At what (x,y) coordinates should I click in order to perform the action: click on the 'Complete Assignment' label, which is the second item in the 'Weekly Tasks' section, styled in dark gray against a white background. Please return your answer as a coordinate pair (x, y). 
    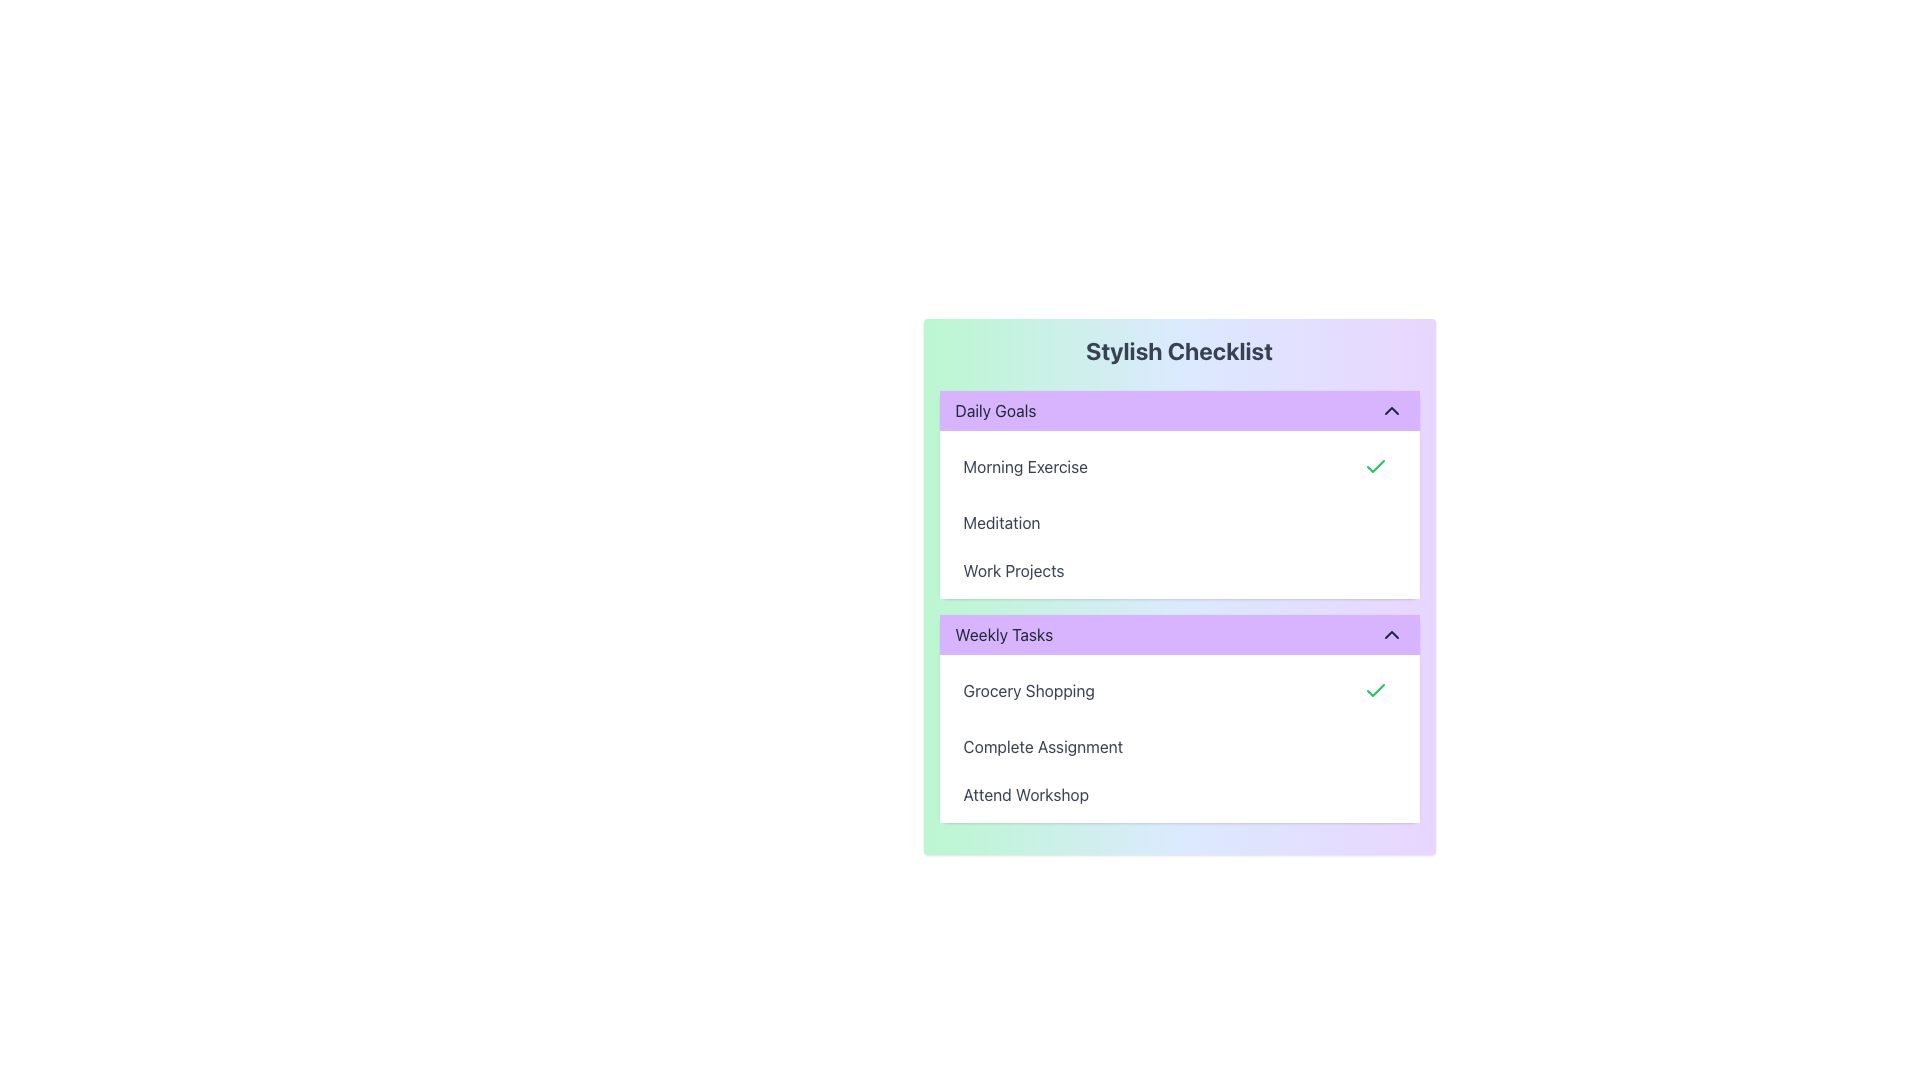
    Looking at the image, I should click on (1042, 747).